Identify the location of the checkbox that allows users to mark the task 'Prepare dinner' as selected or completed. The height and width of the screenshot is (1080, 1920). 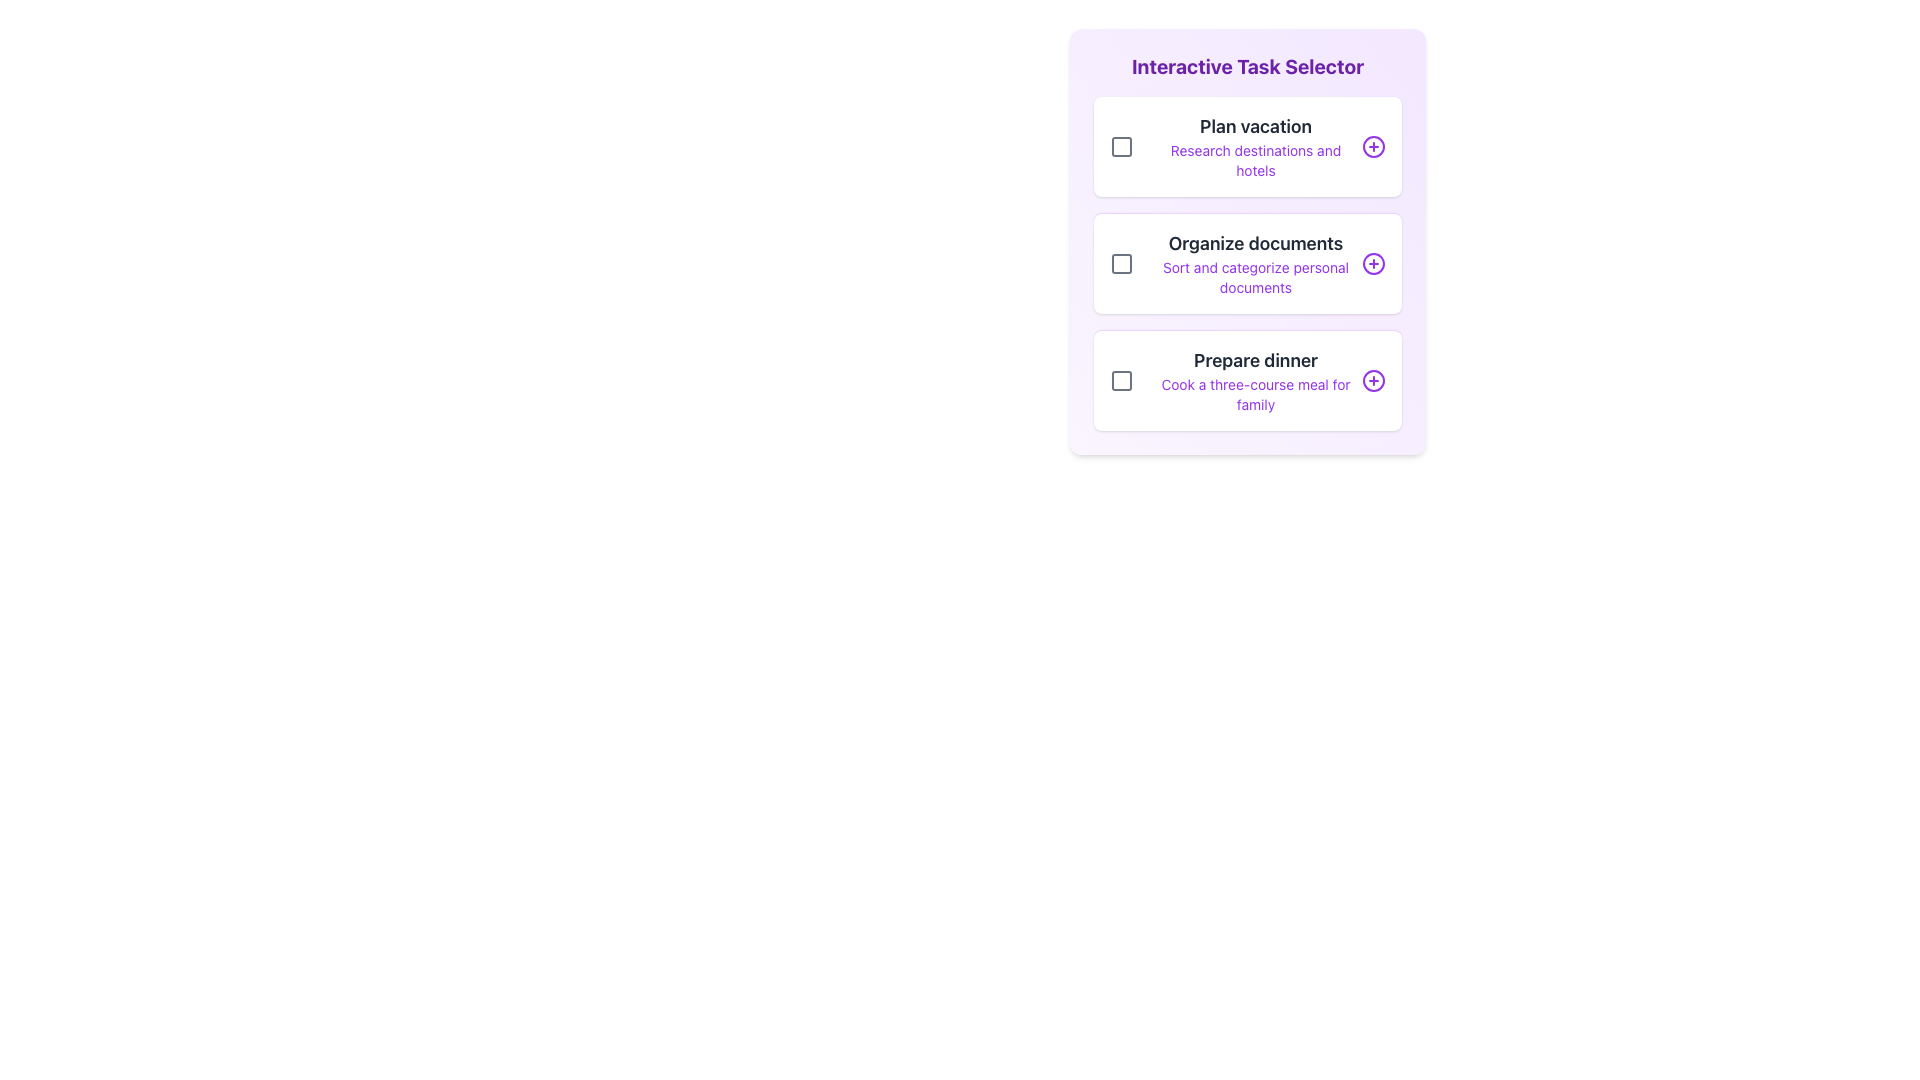
(1122, 381).